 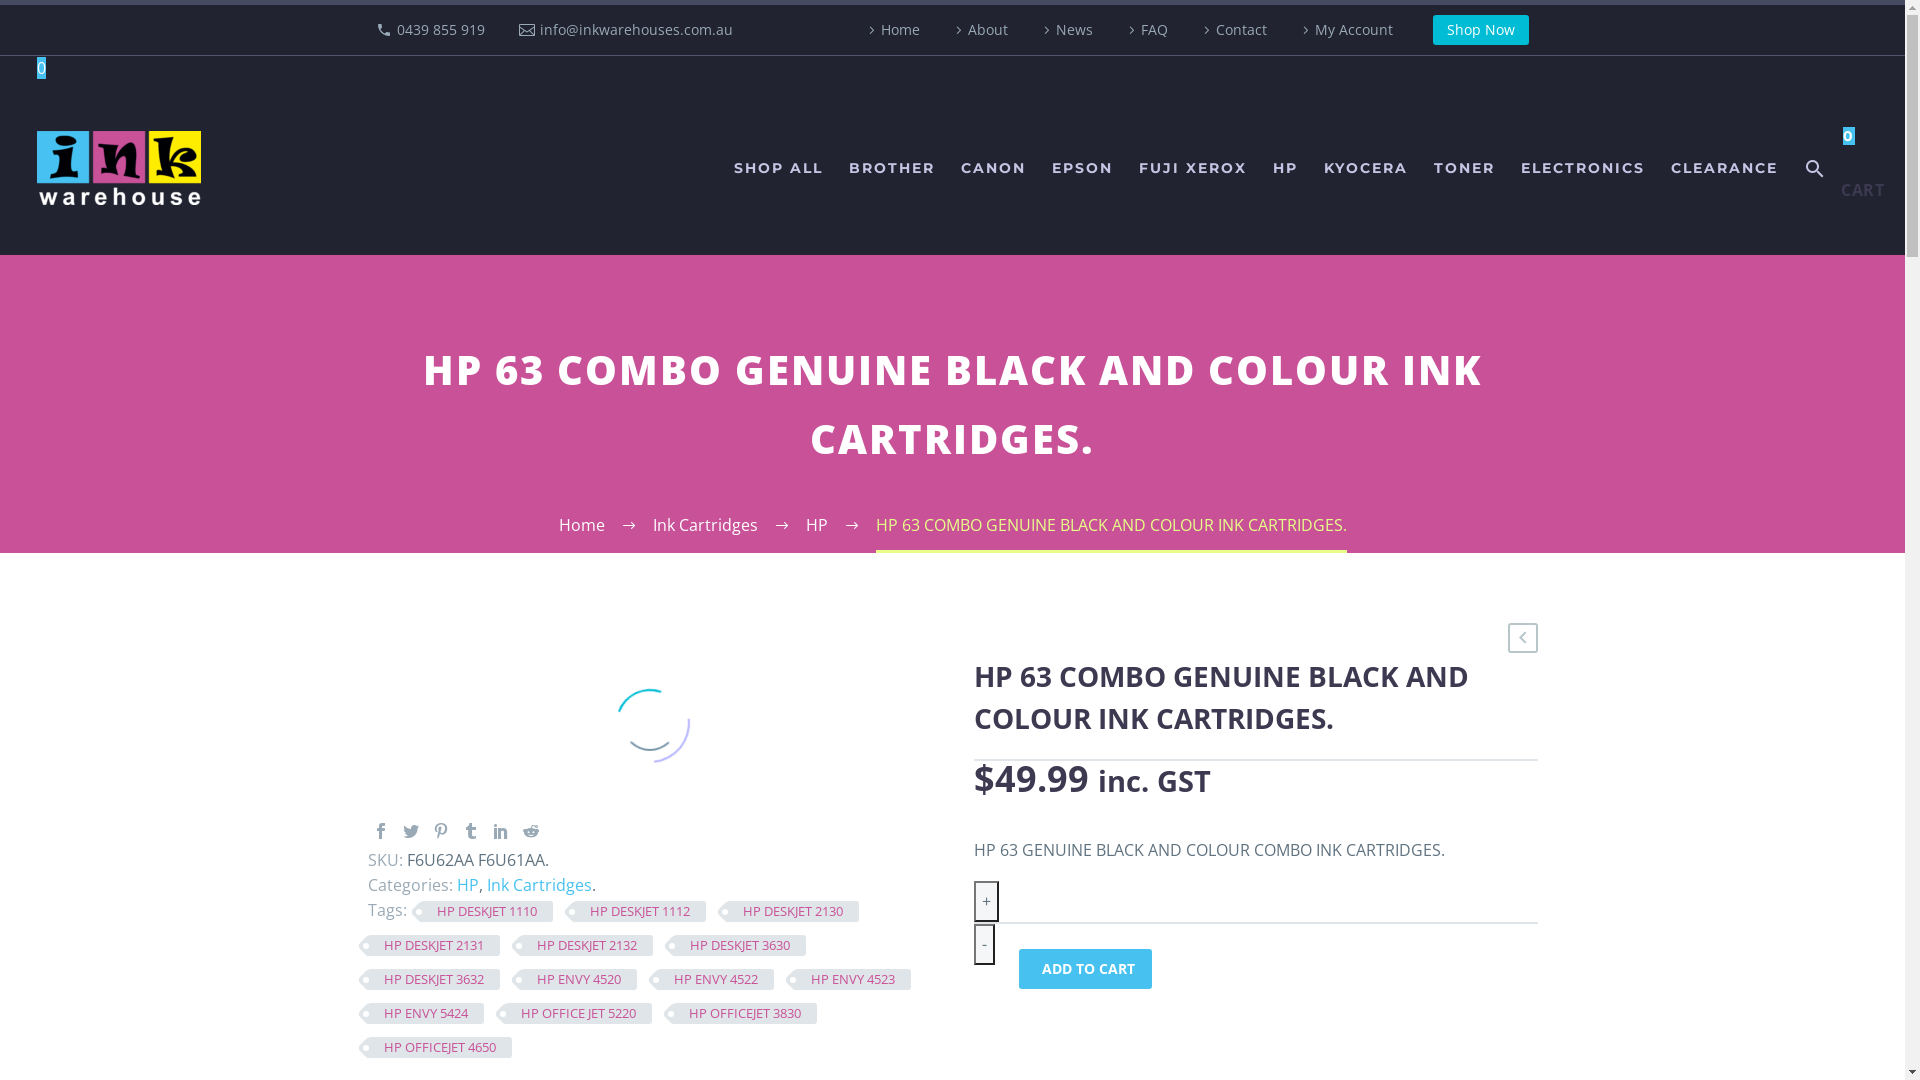 I want to click on 'Pinterest', so click(x=439, y=830).